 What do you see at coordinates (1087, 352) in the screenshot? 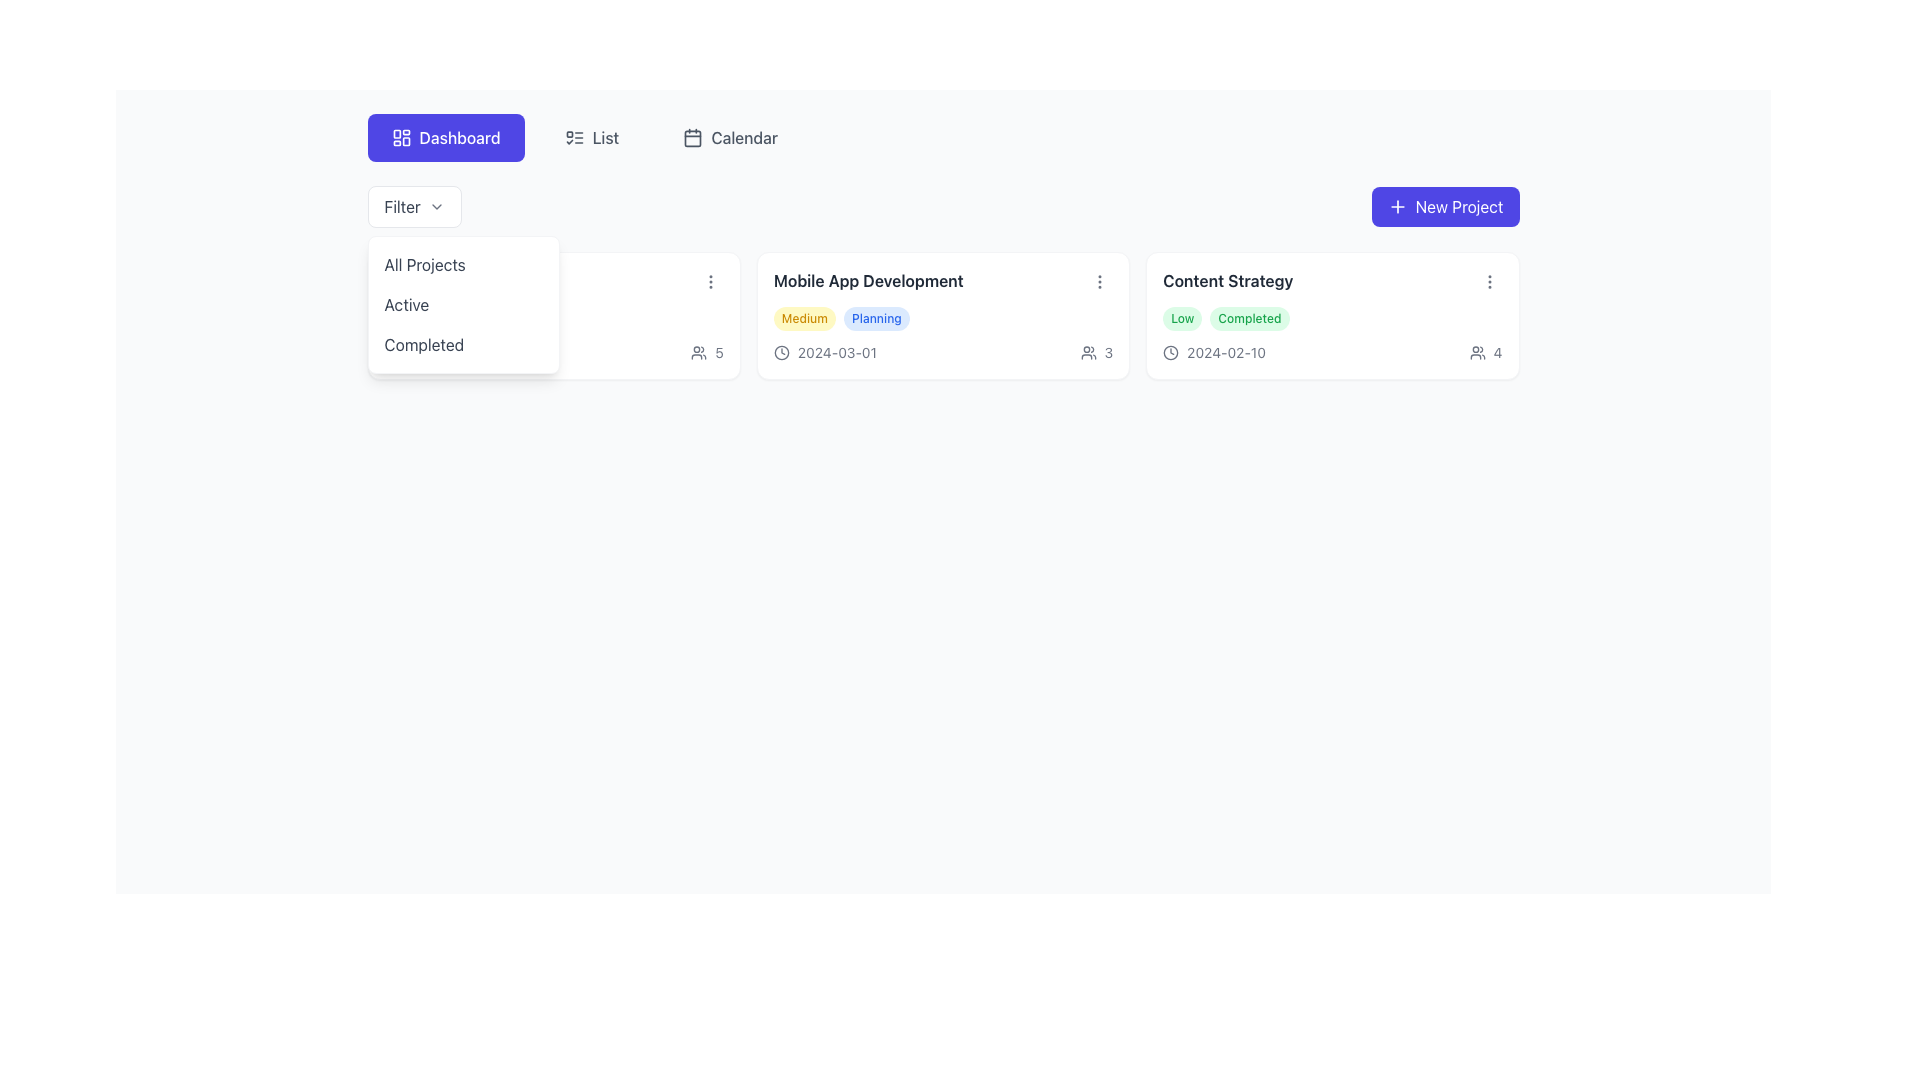
I see `the icon representing two abstract human figures side by side, located in the bottom right corner of the 'Mobile App Development' card, adjacent to the number '3'` at bounding box center [1087, 352].